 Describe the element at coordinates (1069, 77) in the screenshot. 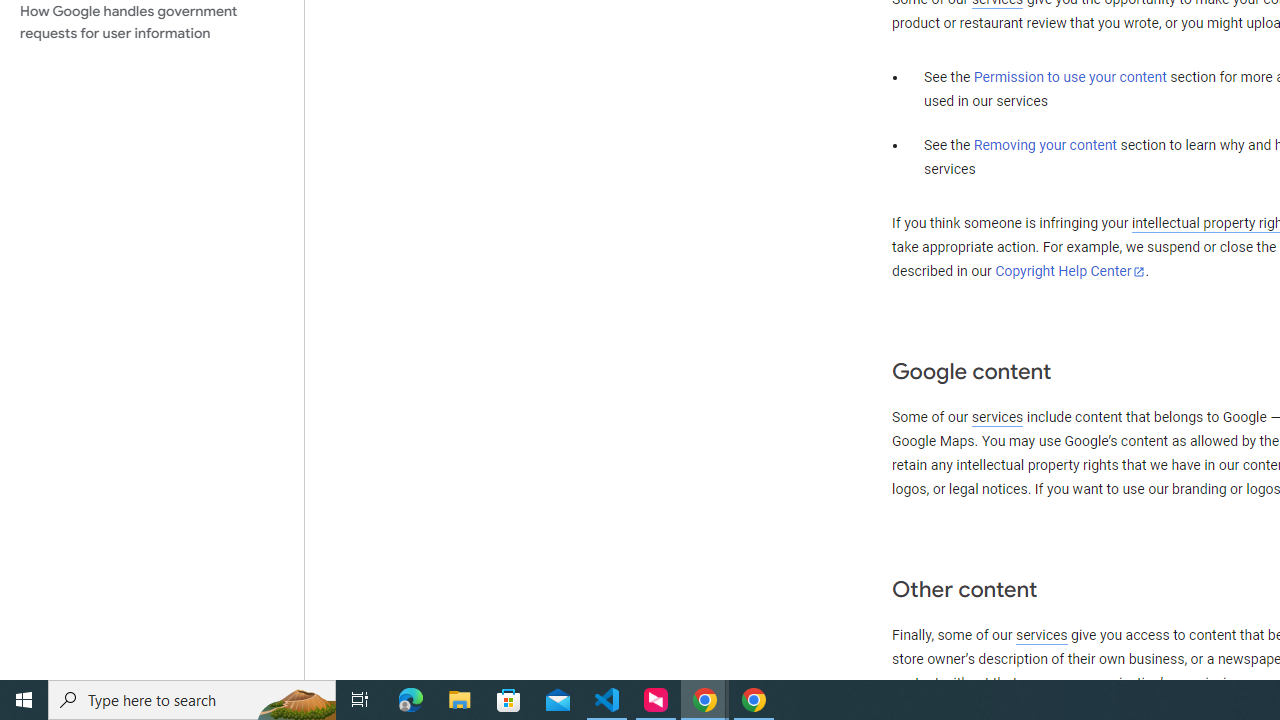

I see `'Permission to use your content'` at that location.